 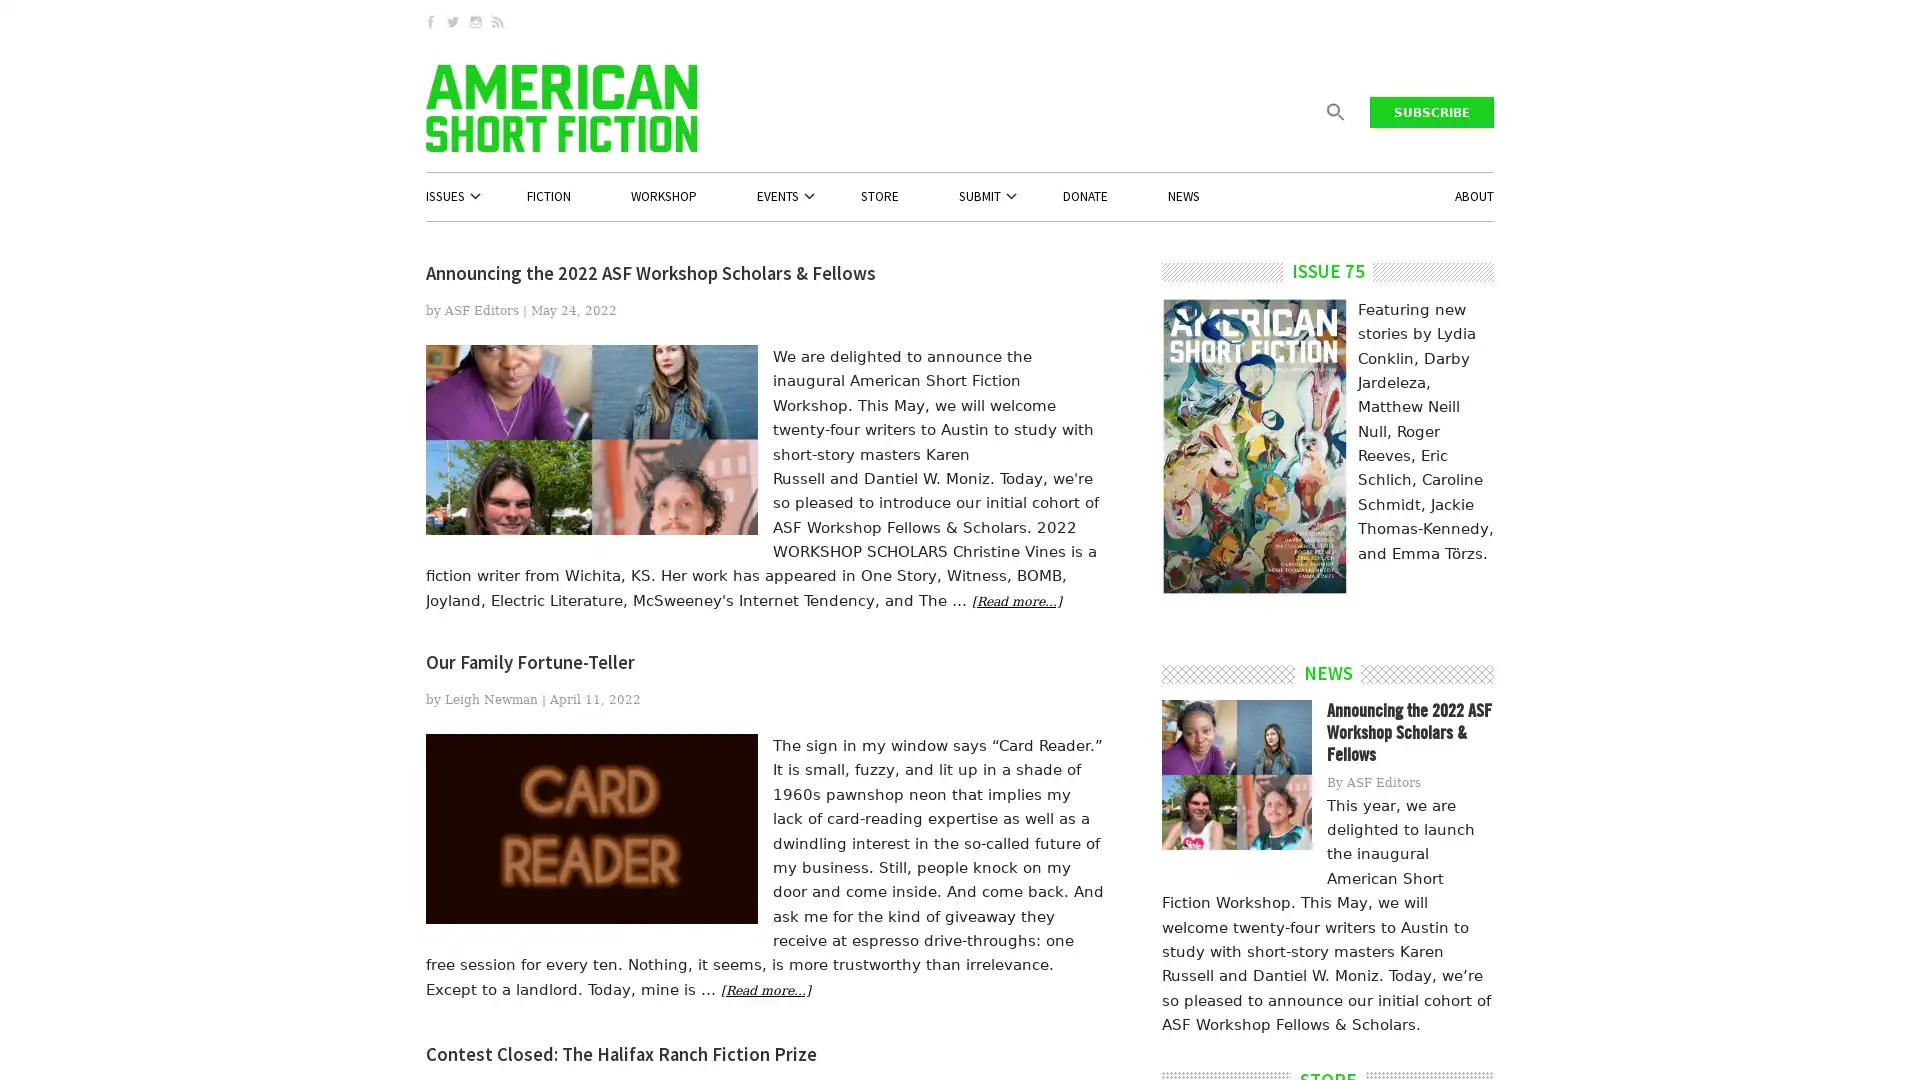 What do you see at coordinates (495, 196) in the screenshot?
I see `SUBMENU` at bounding box center [495, 196].